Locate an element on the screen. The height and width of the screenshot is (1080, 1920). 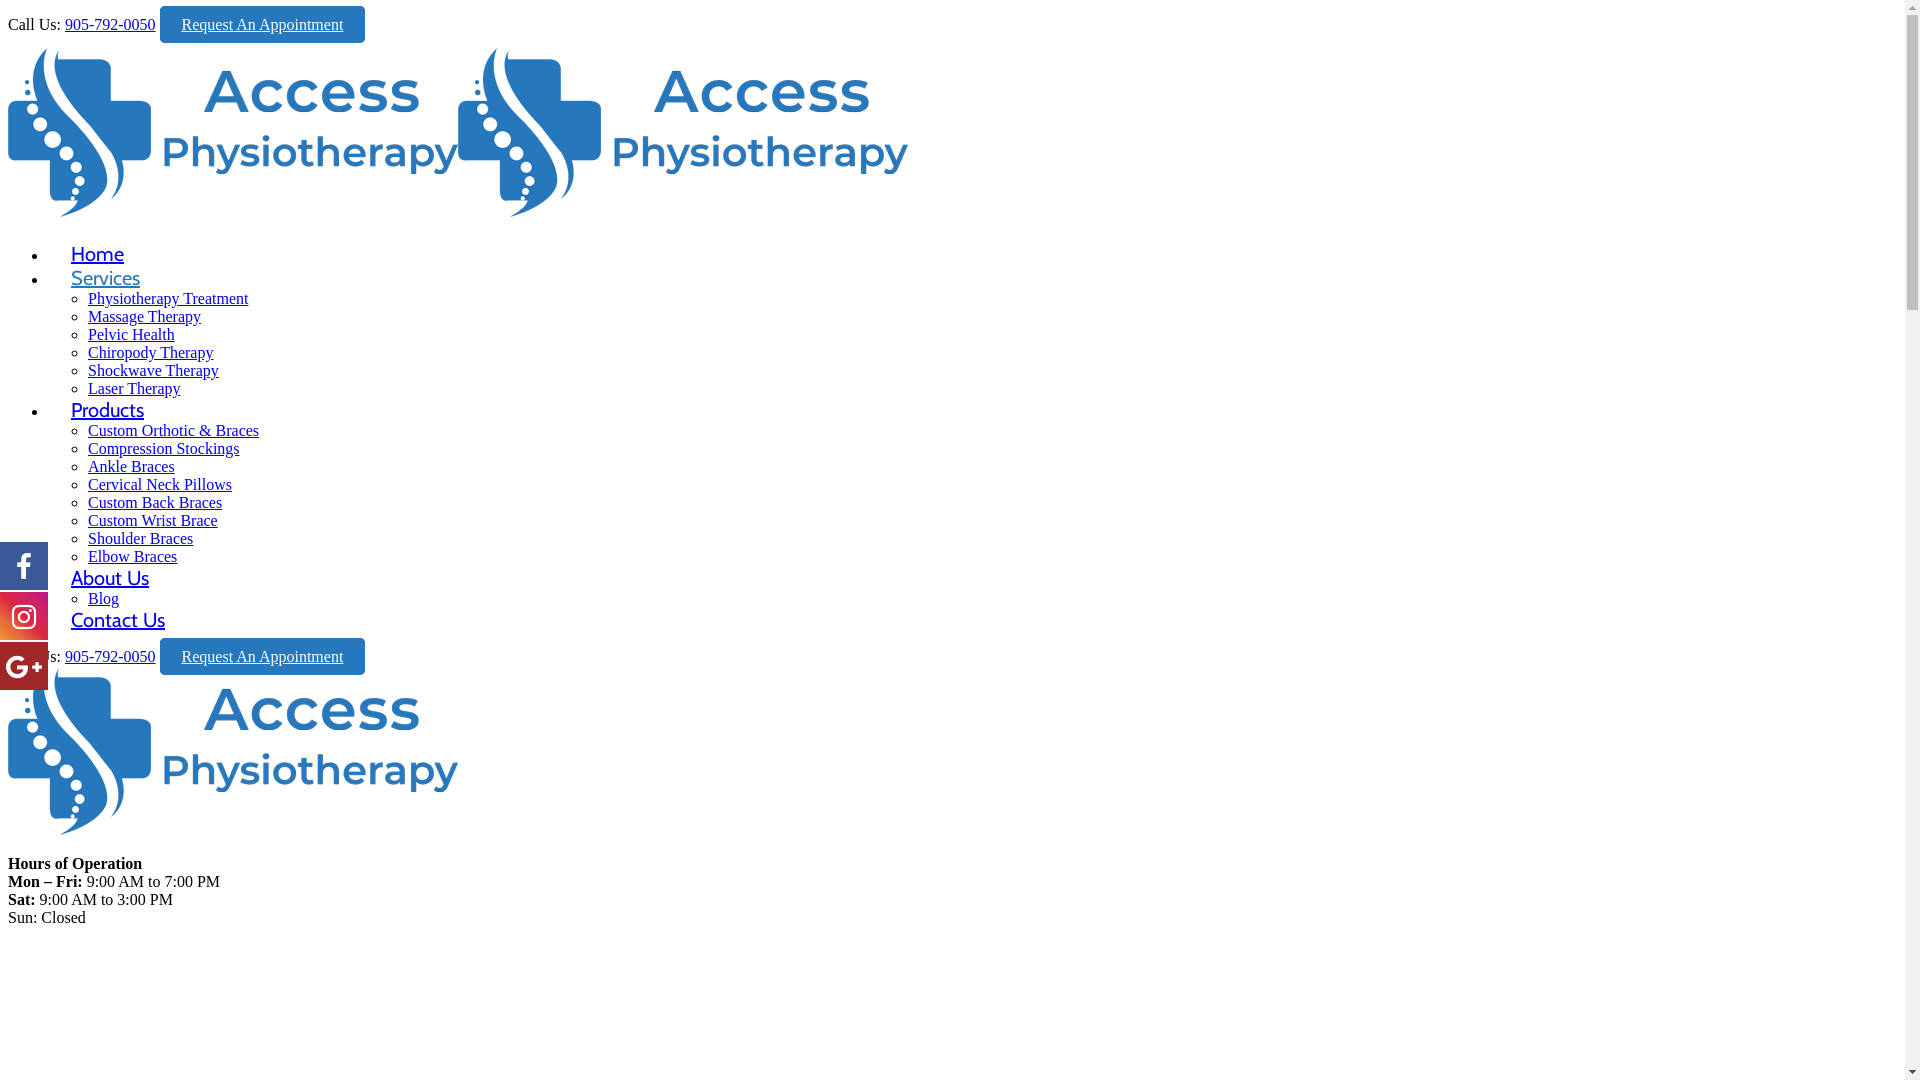
'Elbow Braces' is located at coordinates (131, 556).